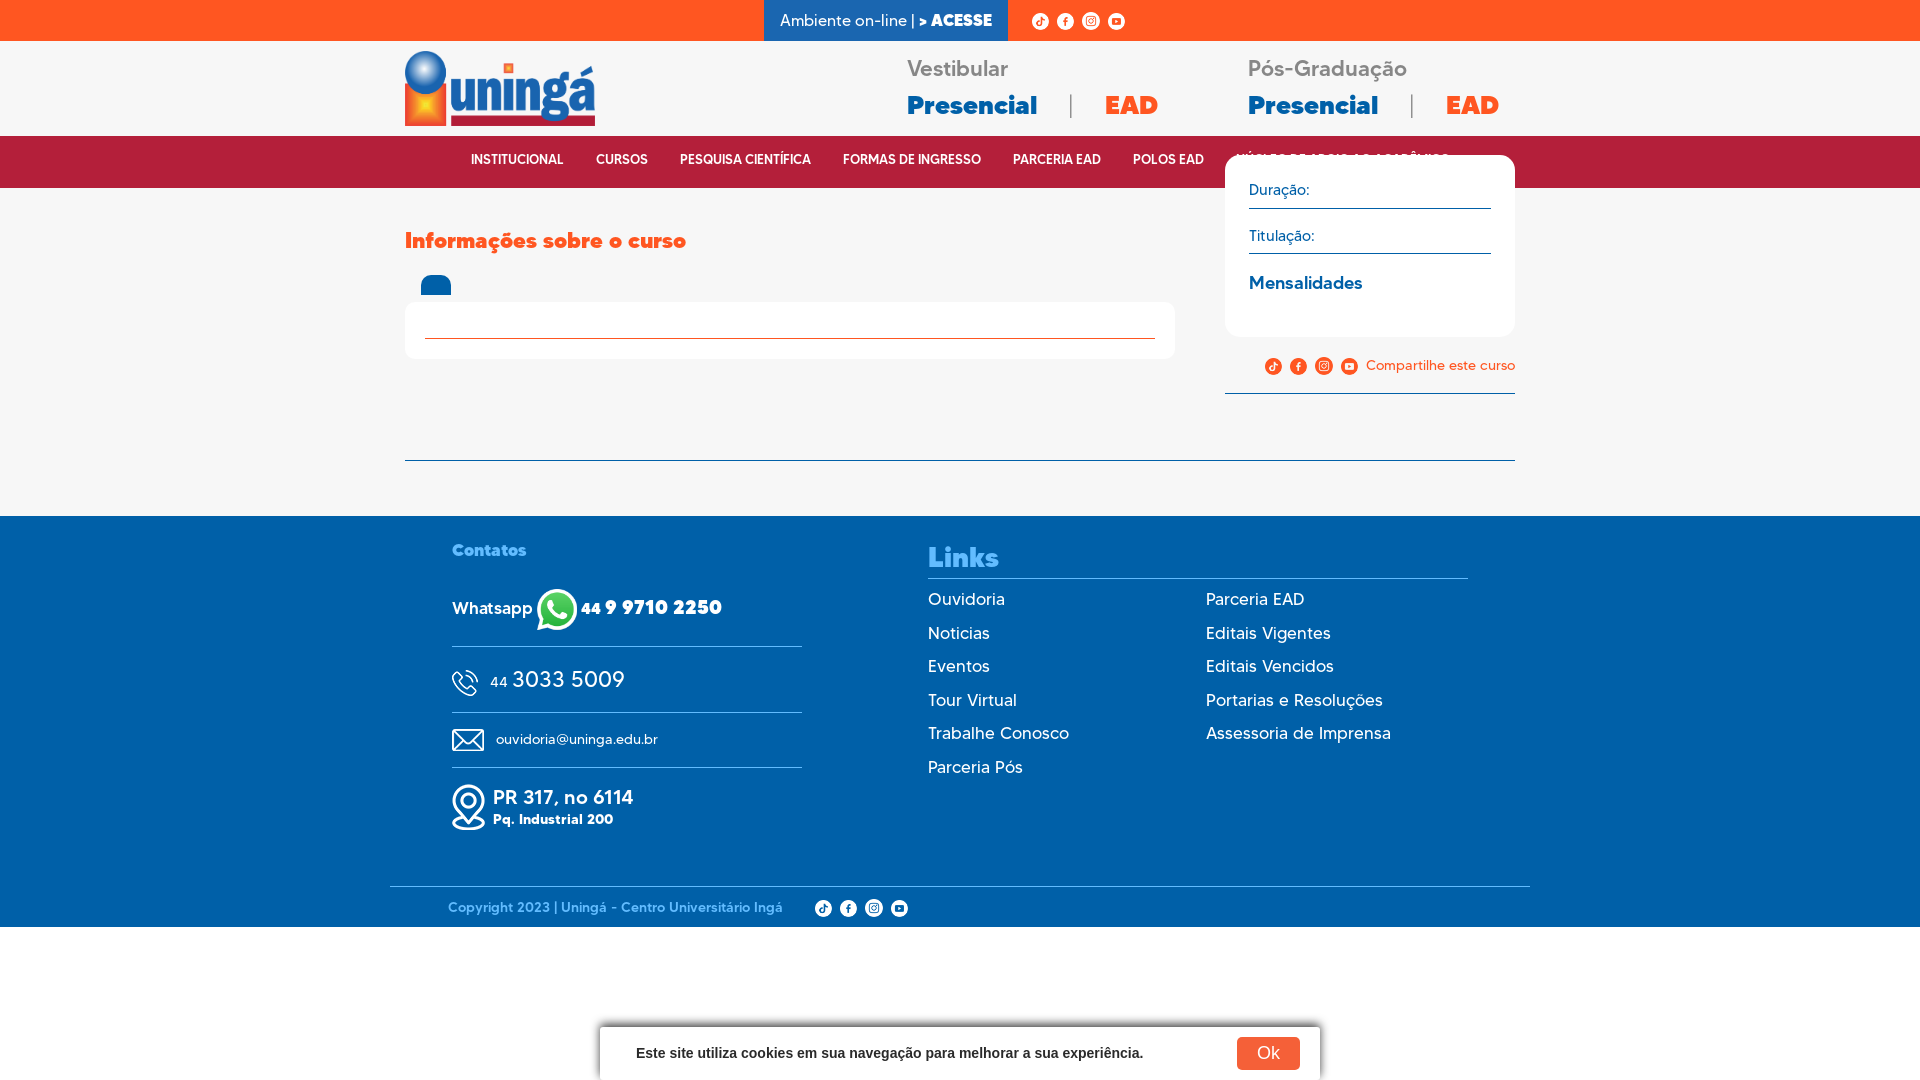  Describe the element at coordinates (1247, 104) in the screenshot. I see `'Presencial'` at that location.